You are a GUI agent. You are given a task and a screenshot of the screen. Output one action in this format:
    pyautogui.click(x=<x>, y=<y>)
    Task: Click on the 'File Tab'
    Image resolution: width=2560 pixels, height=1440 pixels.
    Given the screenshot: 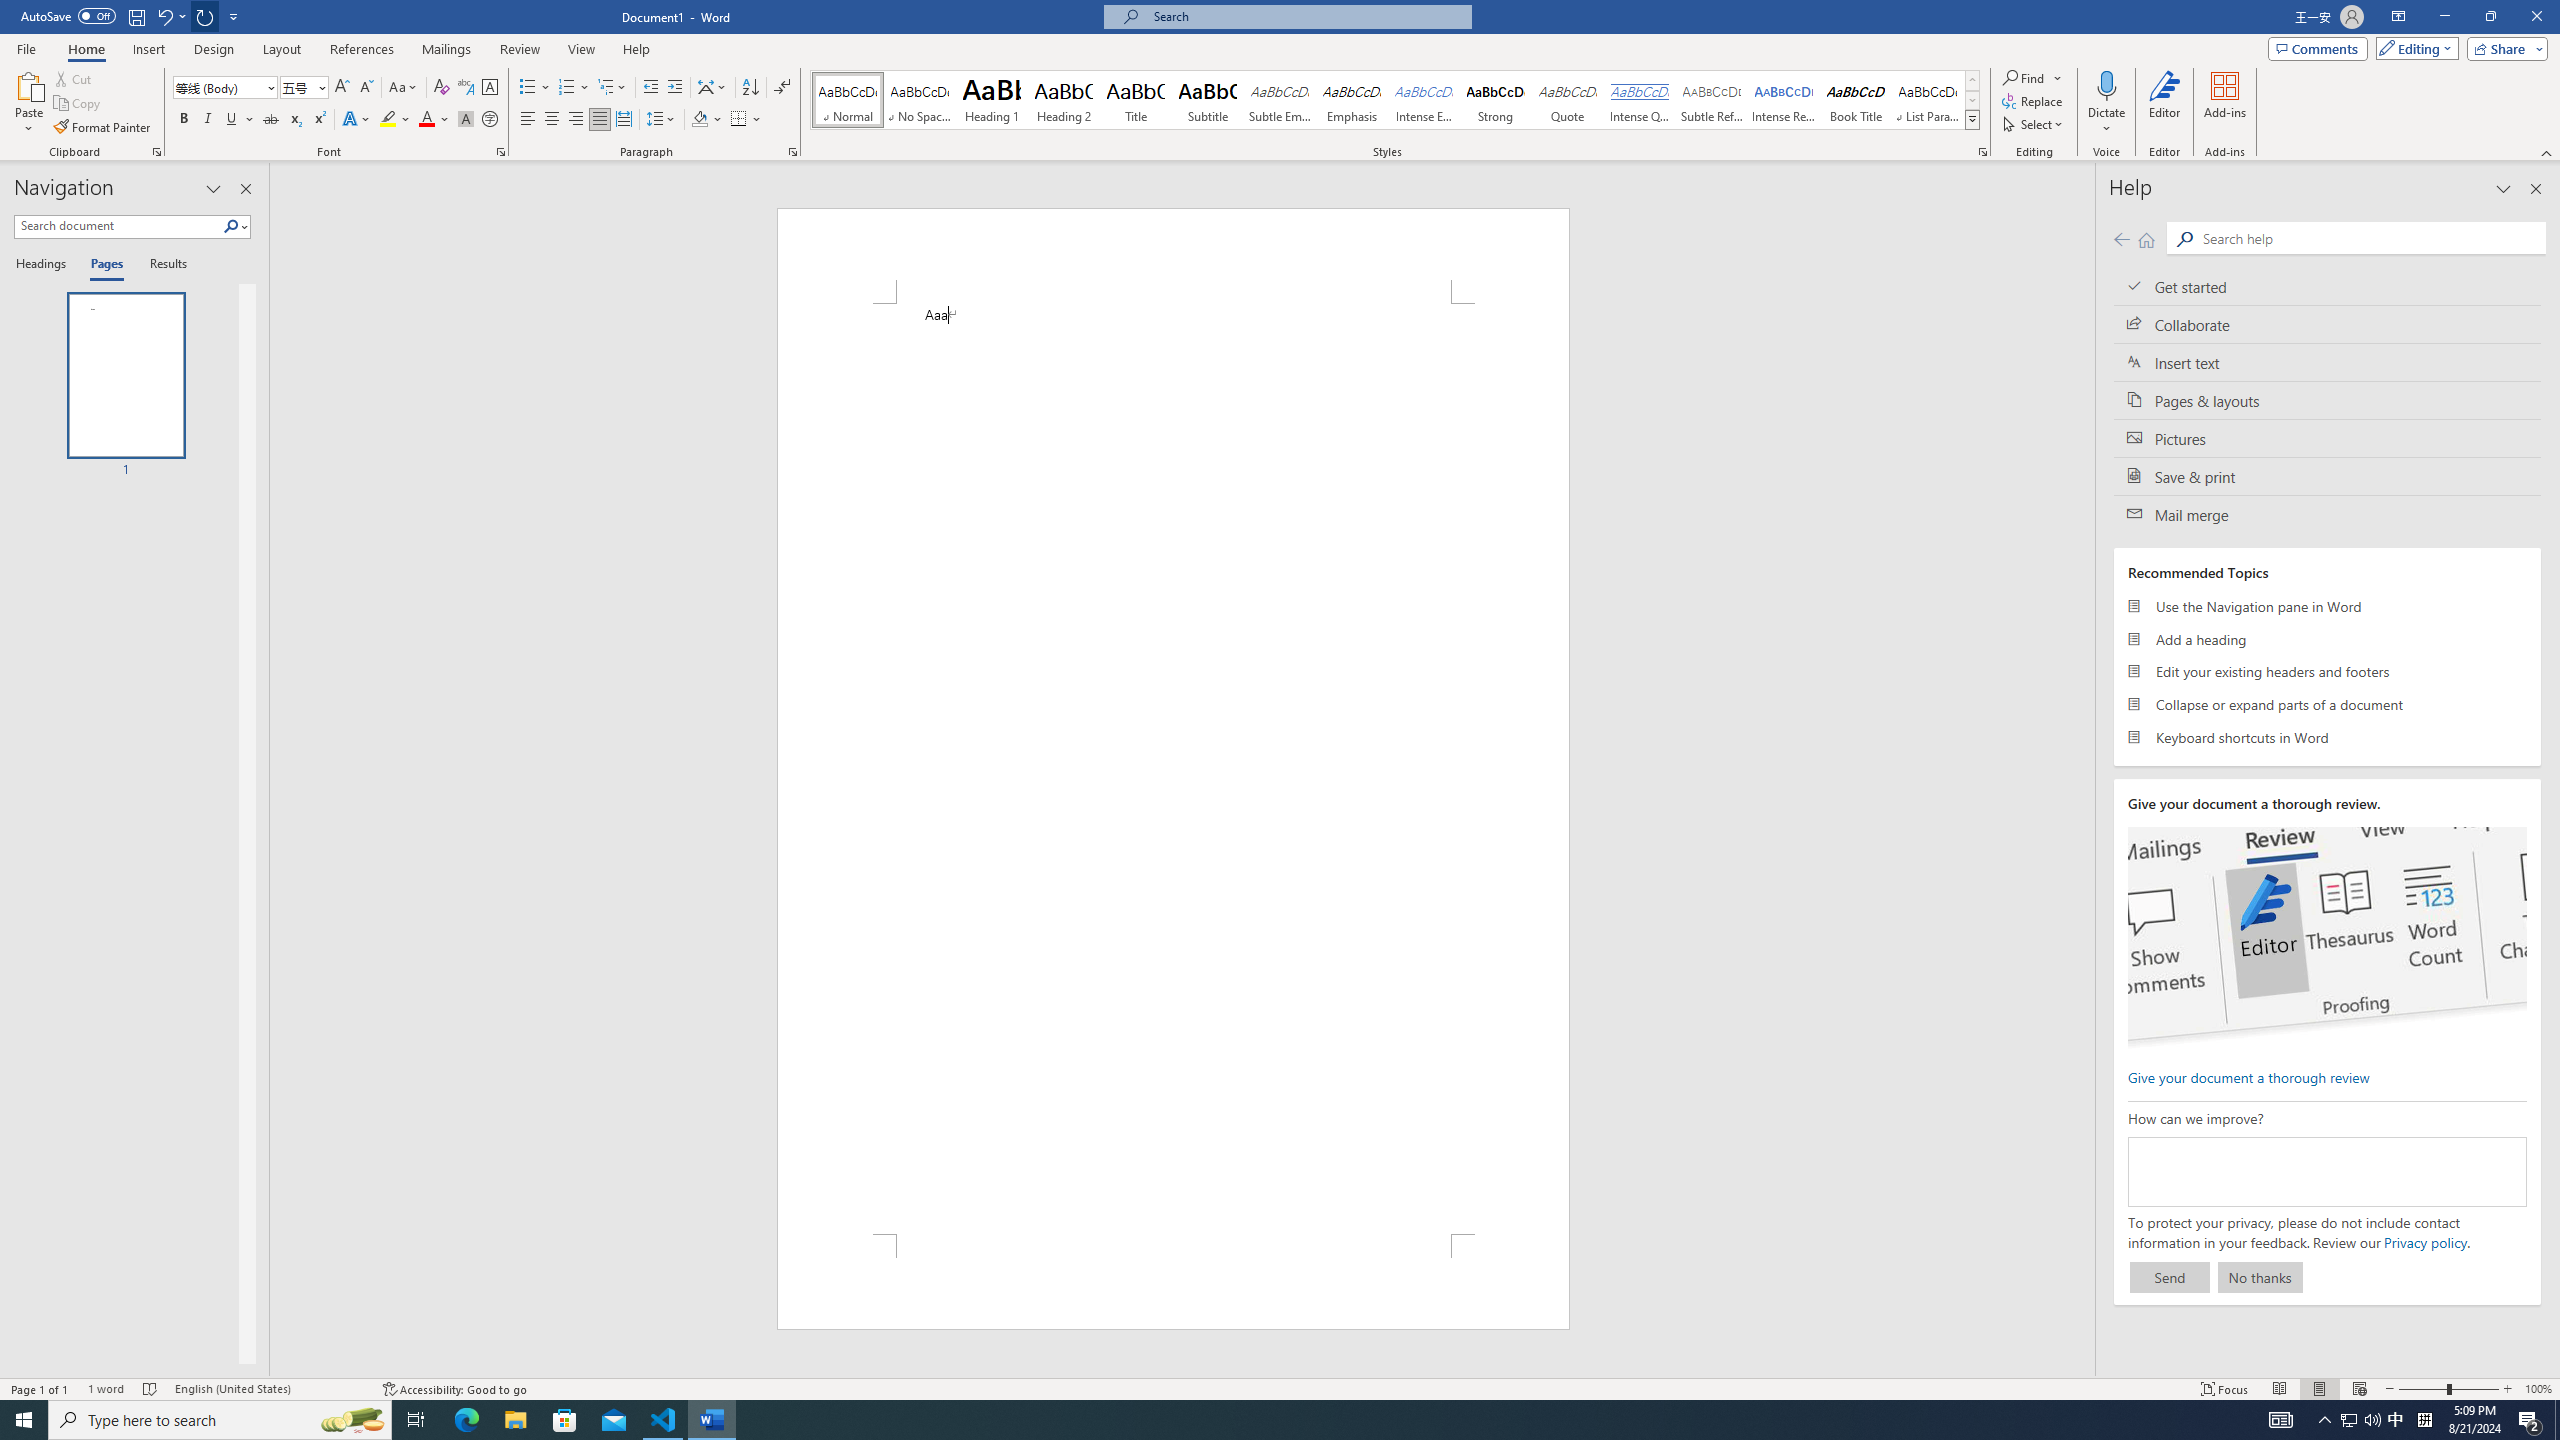 What is the action you would take?
    pyautogui.click(x=25, y=47)
    